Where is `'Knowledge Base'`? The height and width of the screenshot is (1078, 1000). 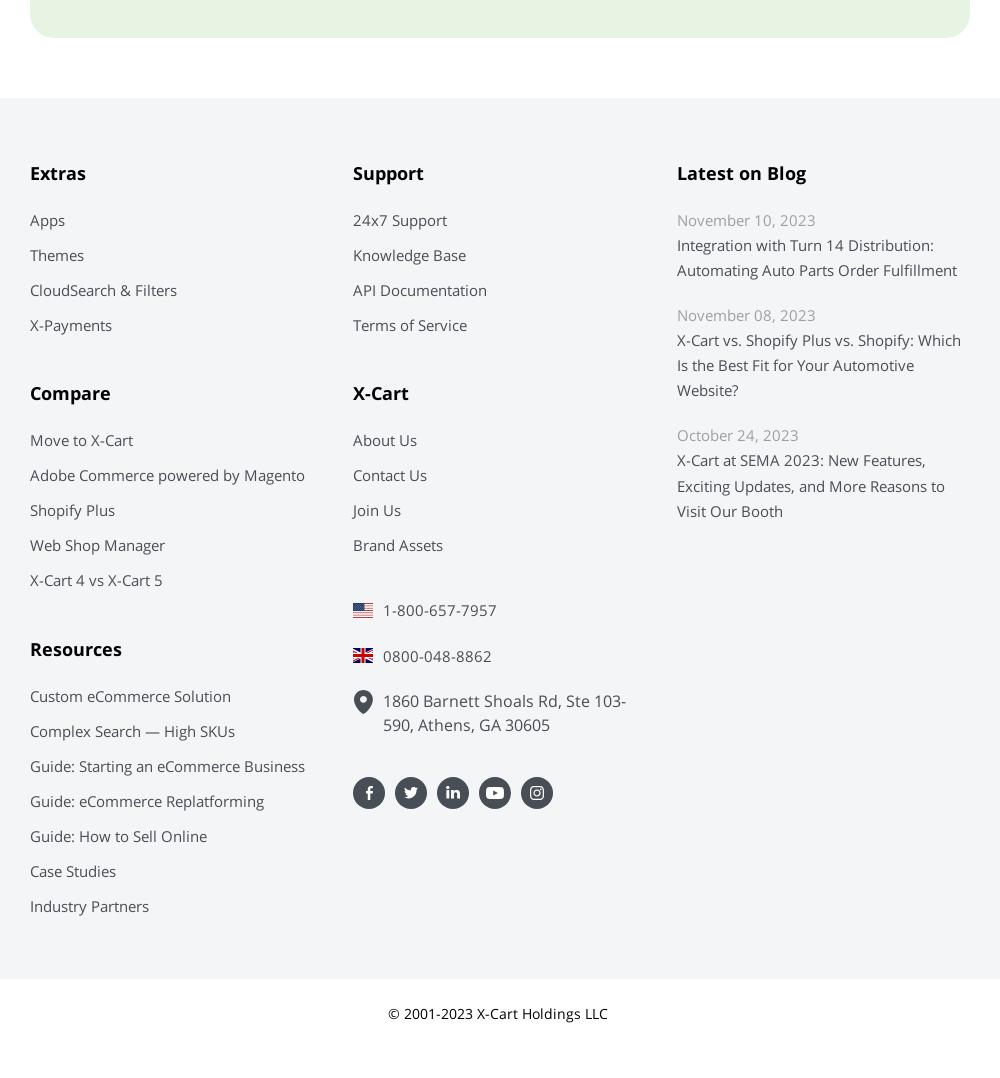
'Knowledge Base' is located at coordinates (352, 253).